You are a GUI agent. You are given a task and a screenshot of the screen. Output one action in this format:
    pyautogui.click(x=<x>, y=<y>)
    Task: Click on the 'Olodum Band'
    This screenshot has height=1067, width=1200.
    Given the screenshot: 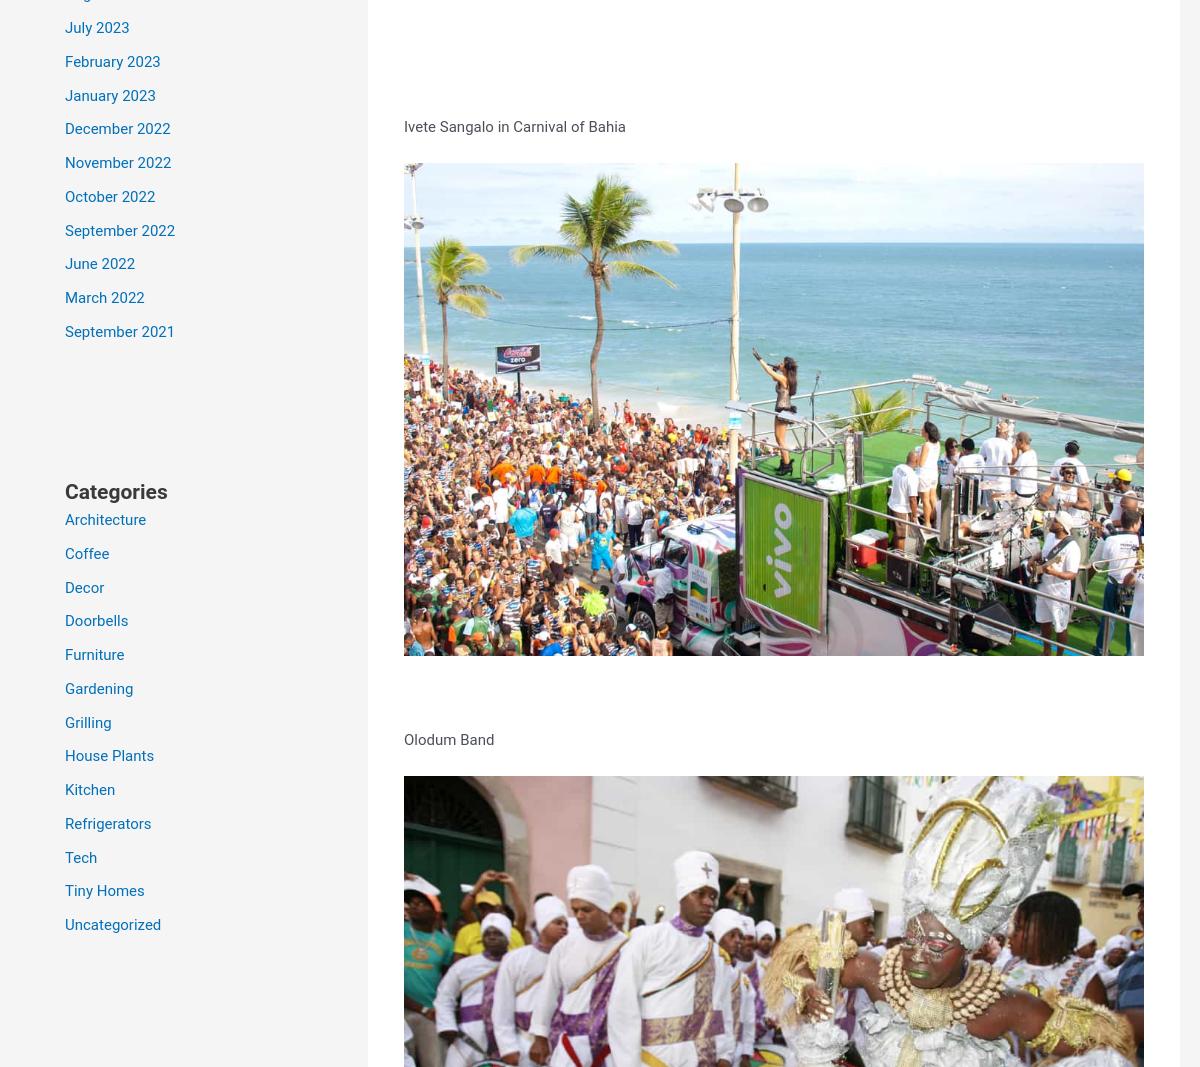 What is the action you would take?
    pyautogui.click(x=449, y=738)
    